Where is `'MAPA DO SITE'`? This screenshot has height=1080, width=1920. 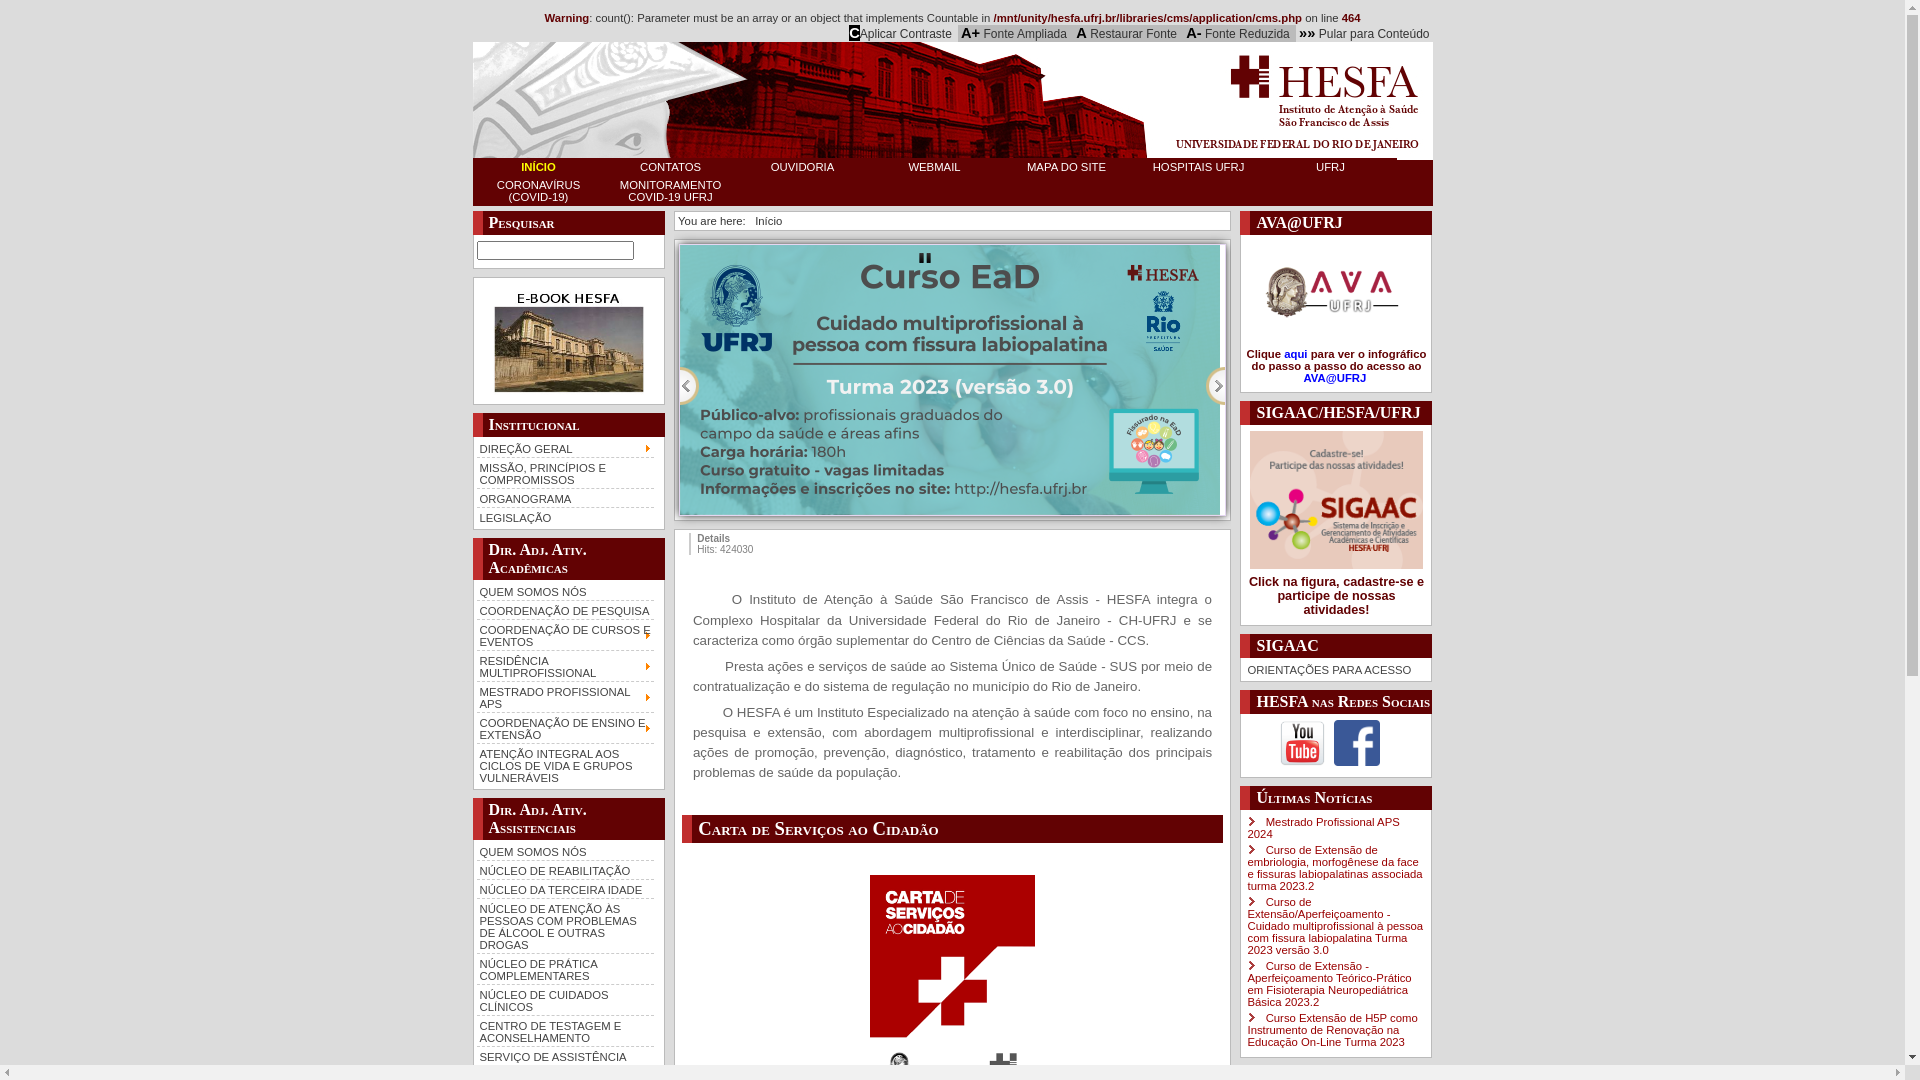
'MAPA DO SITE' is located at coordinates (999, 165).